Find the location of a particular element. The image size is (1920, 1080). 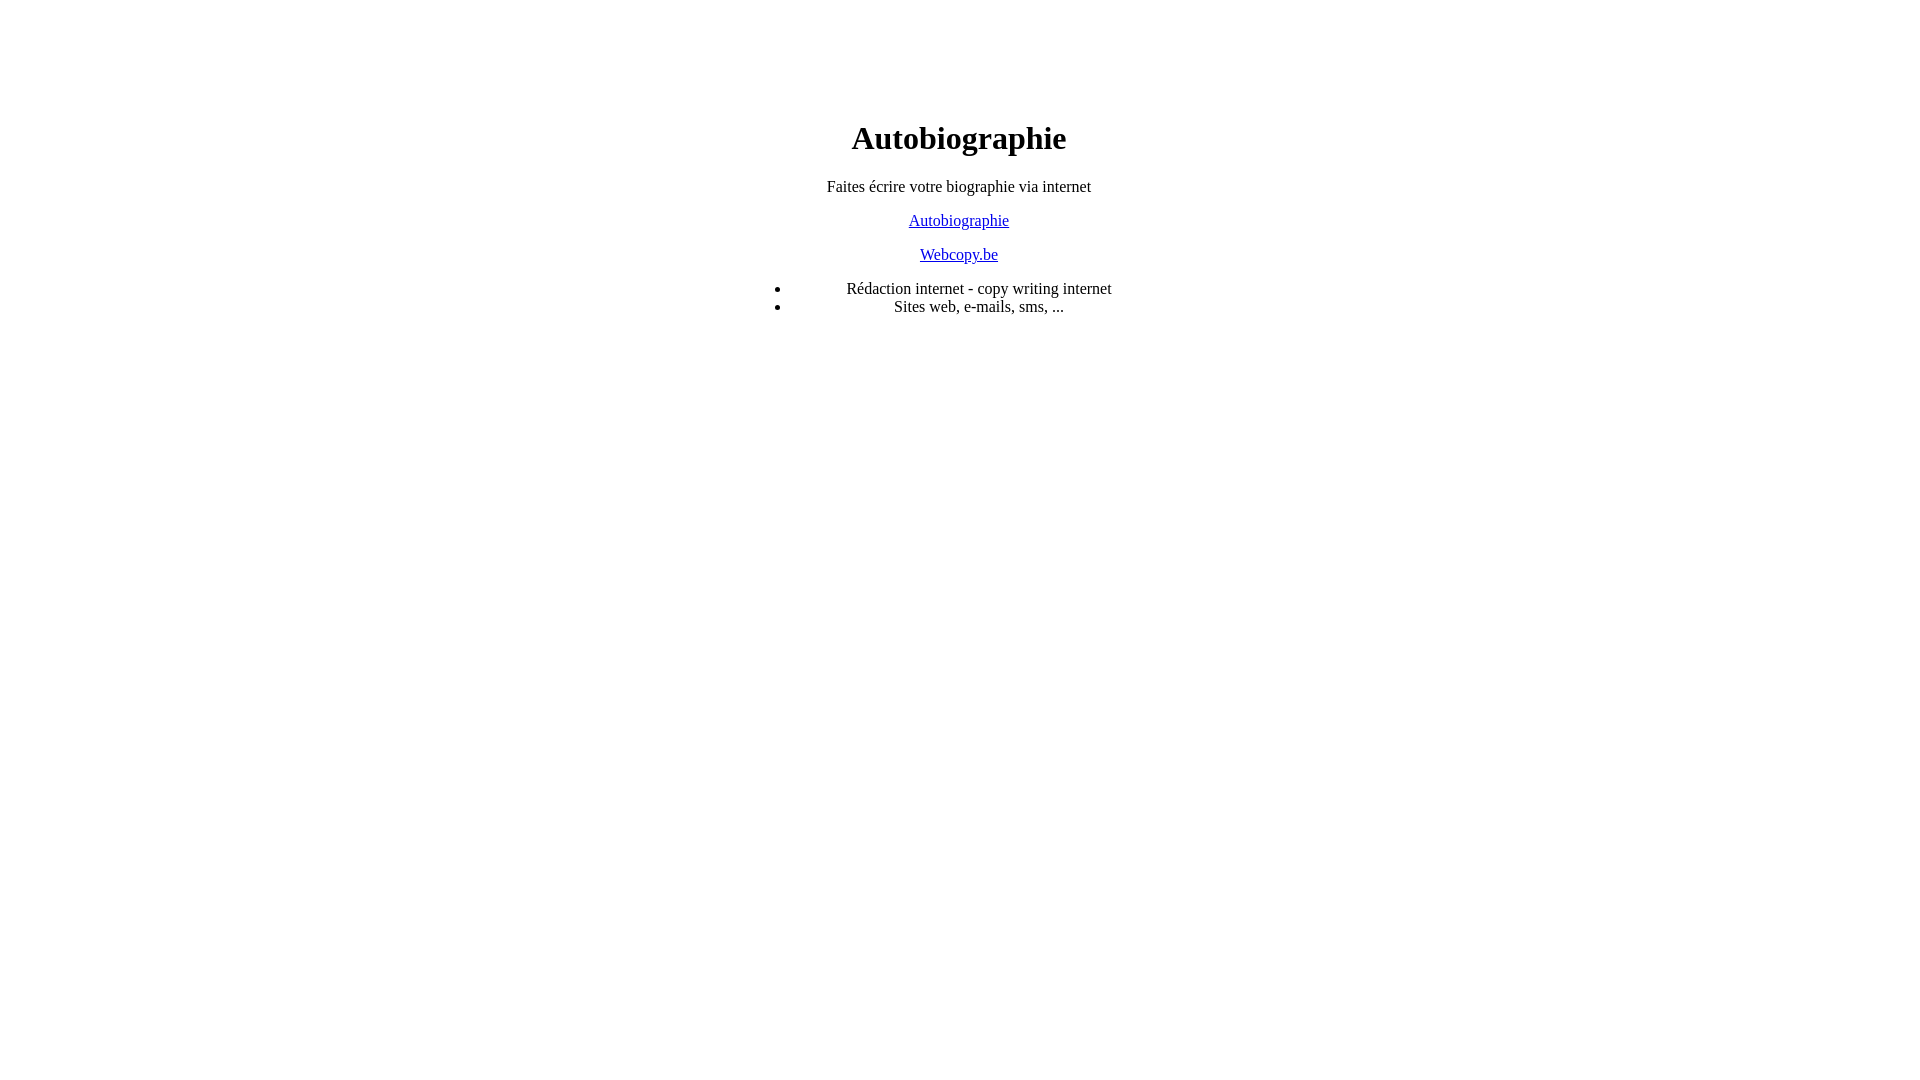

'Webcopy.be' is located at coordinates (958, 253).